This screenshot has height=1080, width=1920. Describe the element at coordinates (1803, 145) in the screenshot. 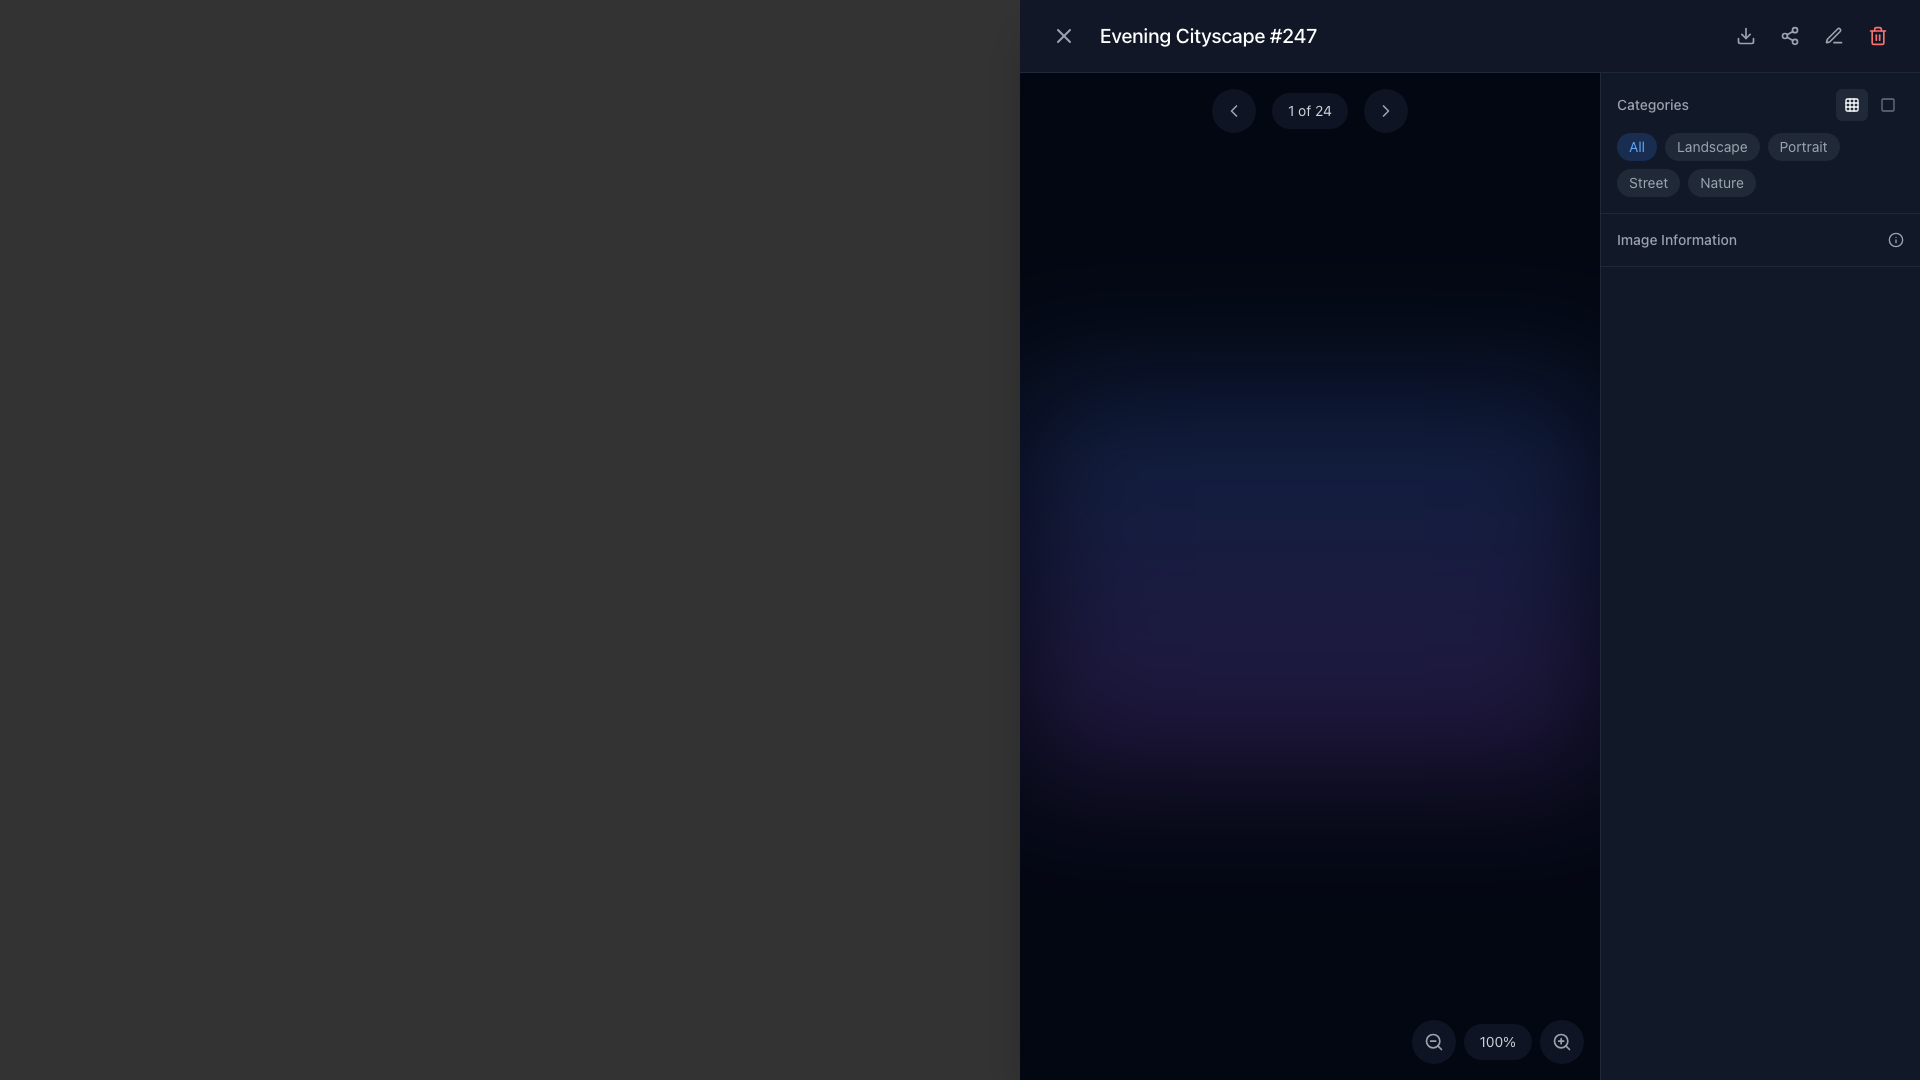

I see `the rounded button with a black background and light gray text labeled 'Portrait' to filter items by the 'Portrait' category` at that location.